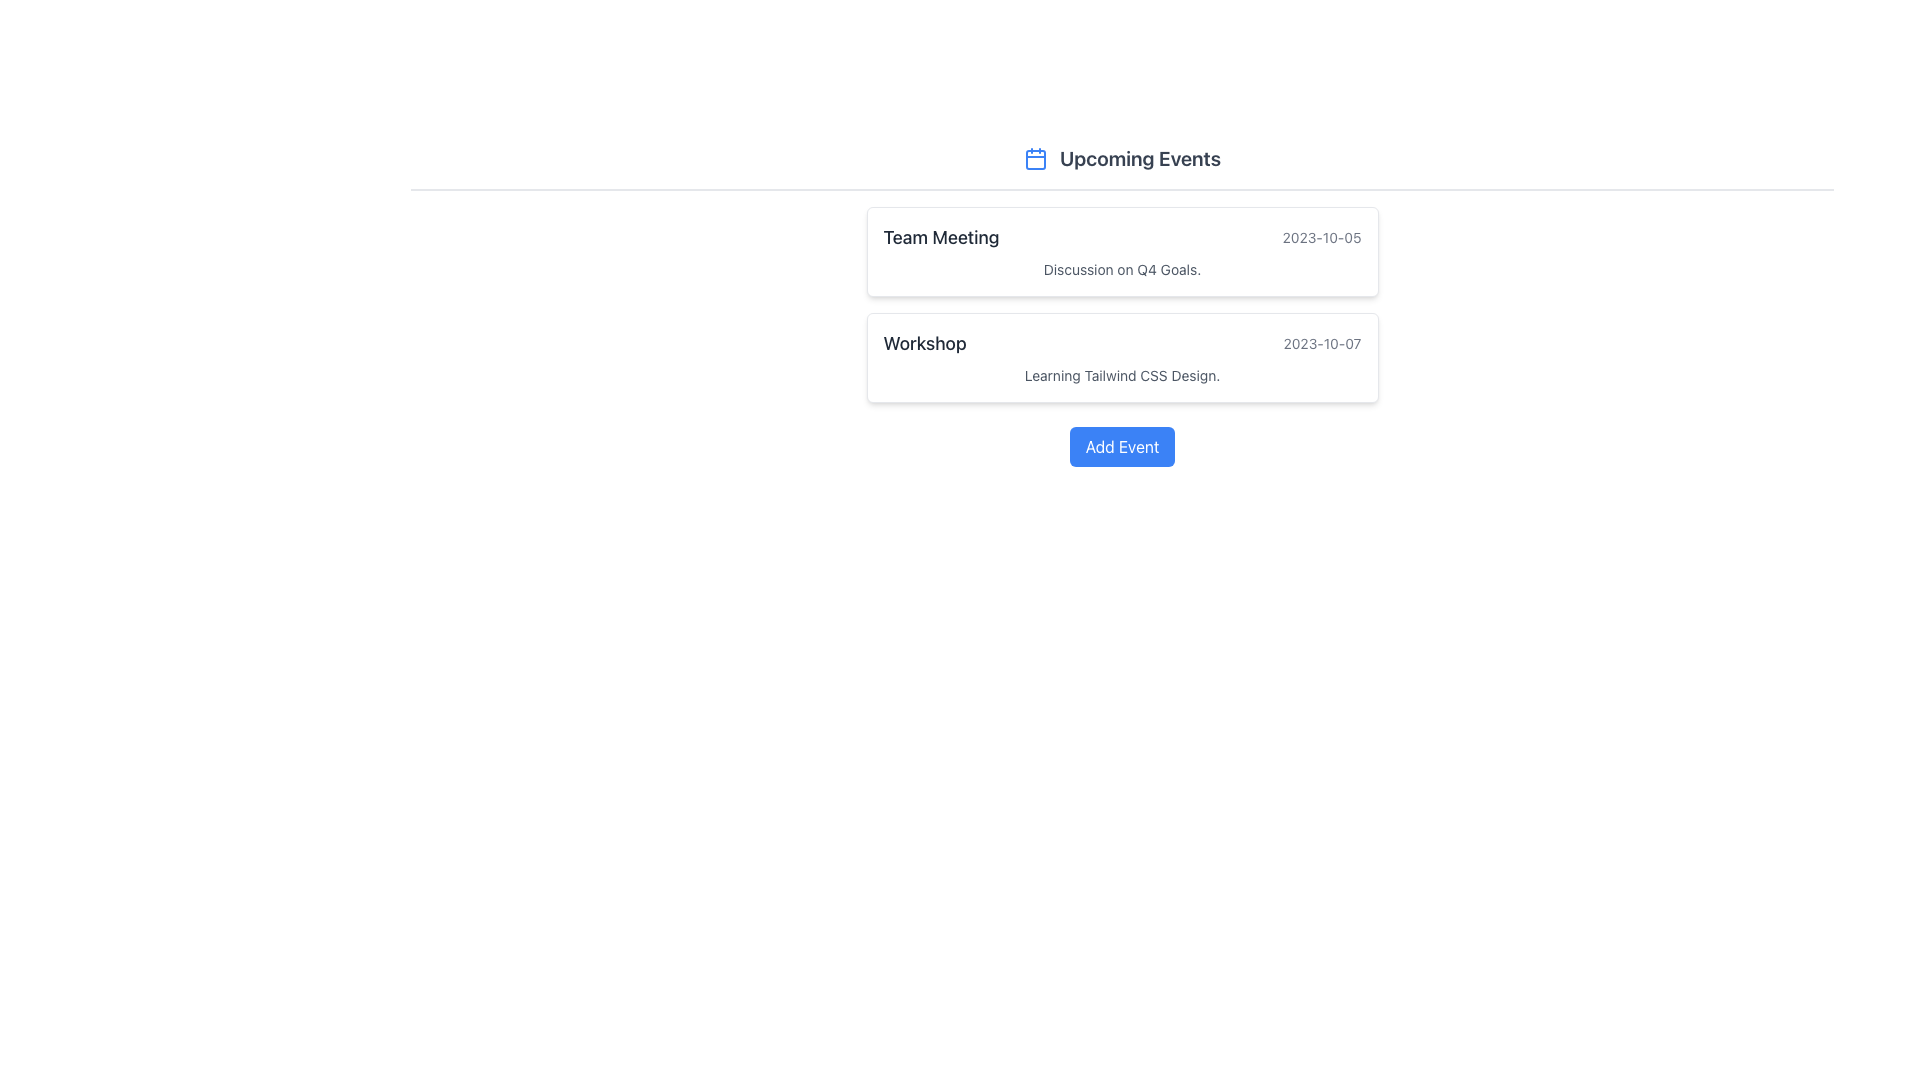 The width and height of the screenshot is (1920, 1080). What do you see at coordinates (1122, 157) in the screenshot?
I see `the text heading component located at the top-center of the event management section, which serves as the title for upcoming events` at bounding box center [1122, 157].